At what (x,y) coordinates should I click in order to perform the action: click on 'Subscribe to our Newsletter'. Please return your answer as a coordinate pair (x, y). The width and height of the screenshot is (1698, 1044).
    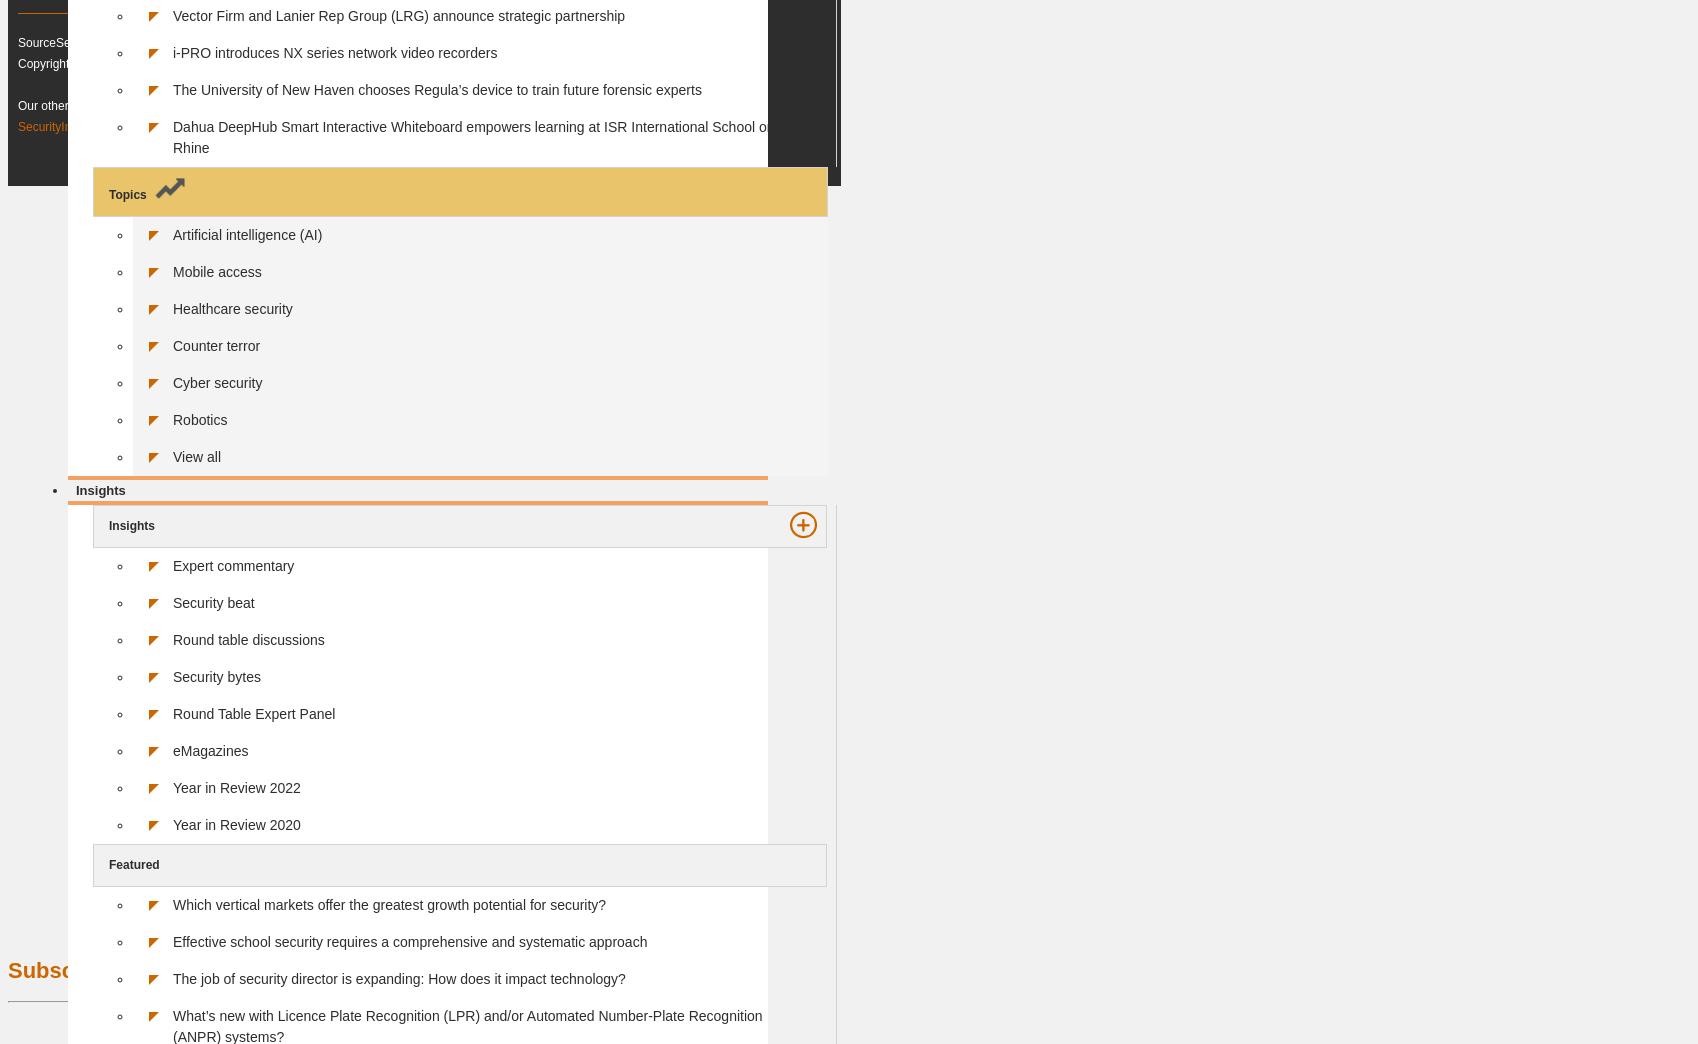
    Looking at the image, I should click on (7, 969).